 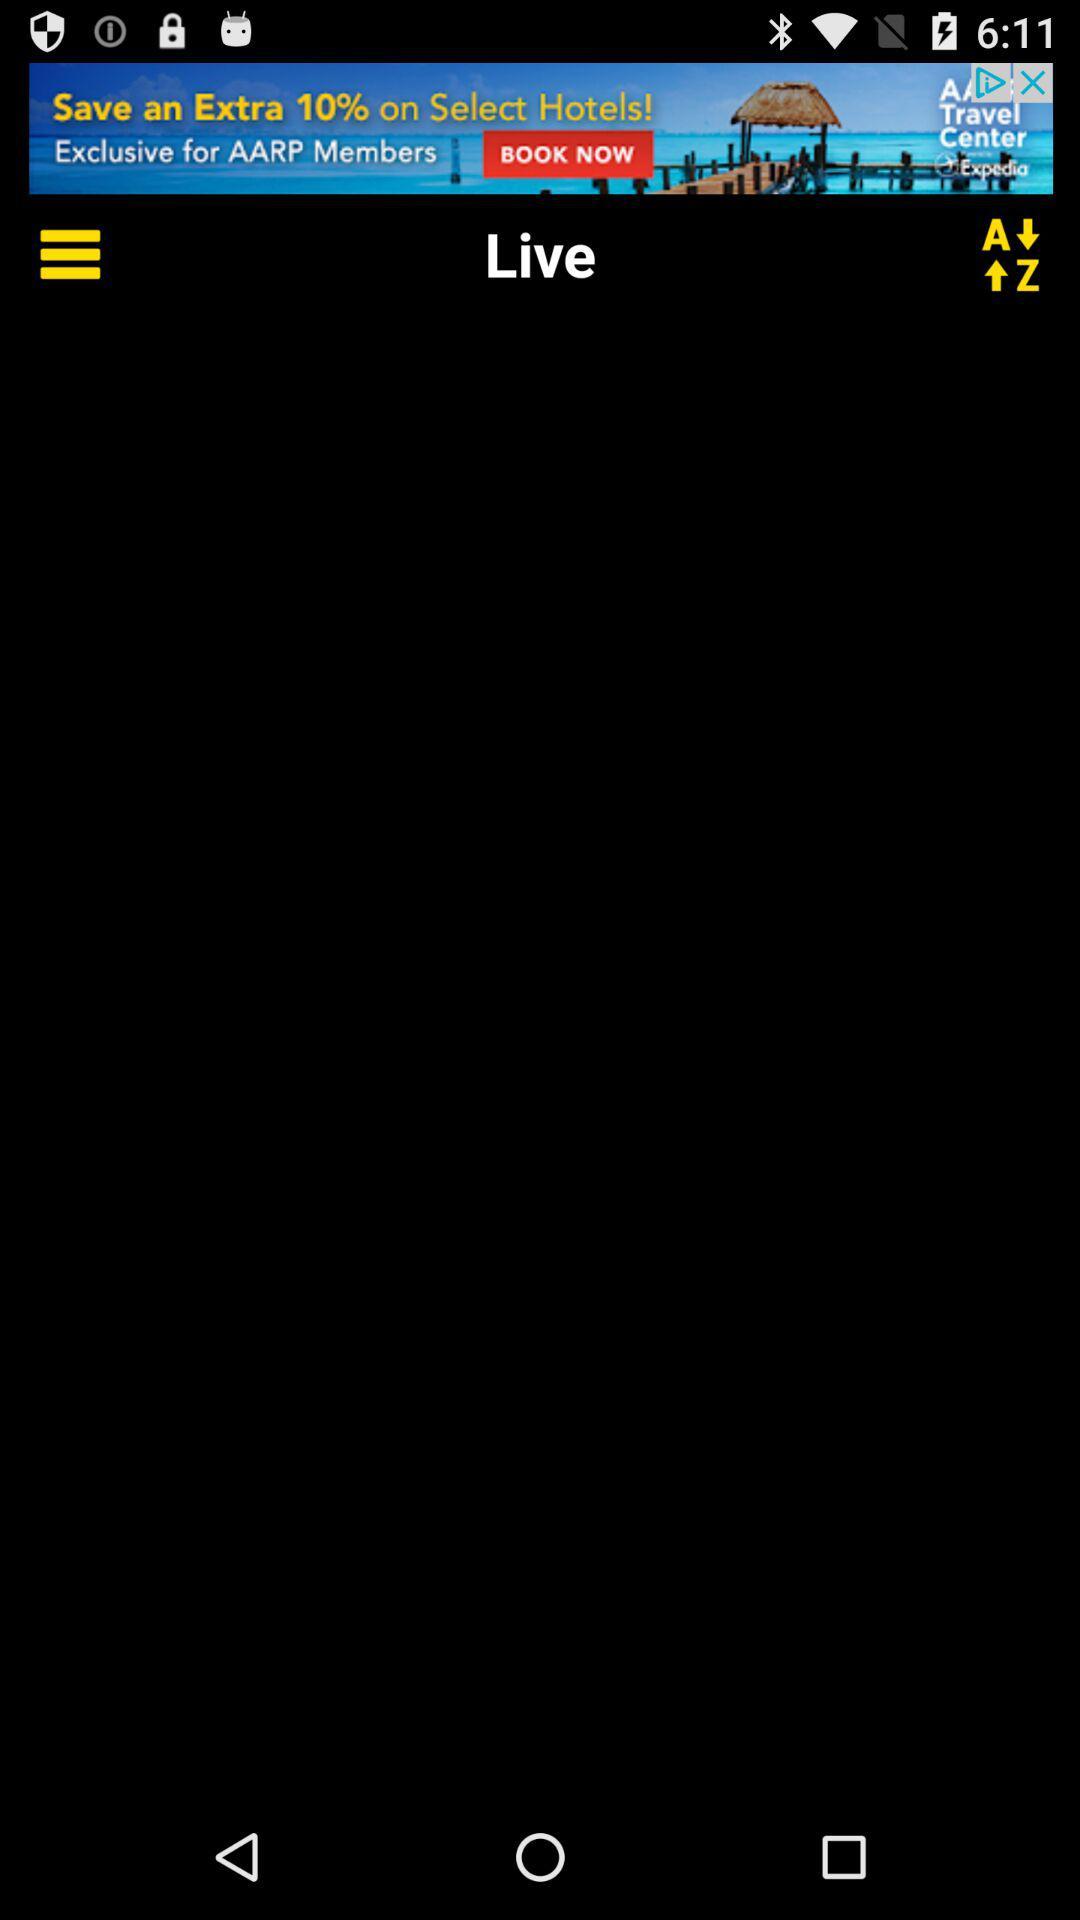 I want to click on menu, so click(x=55, y=252).